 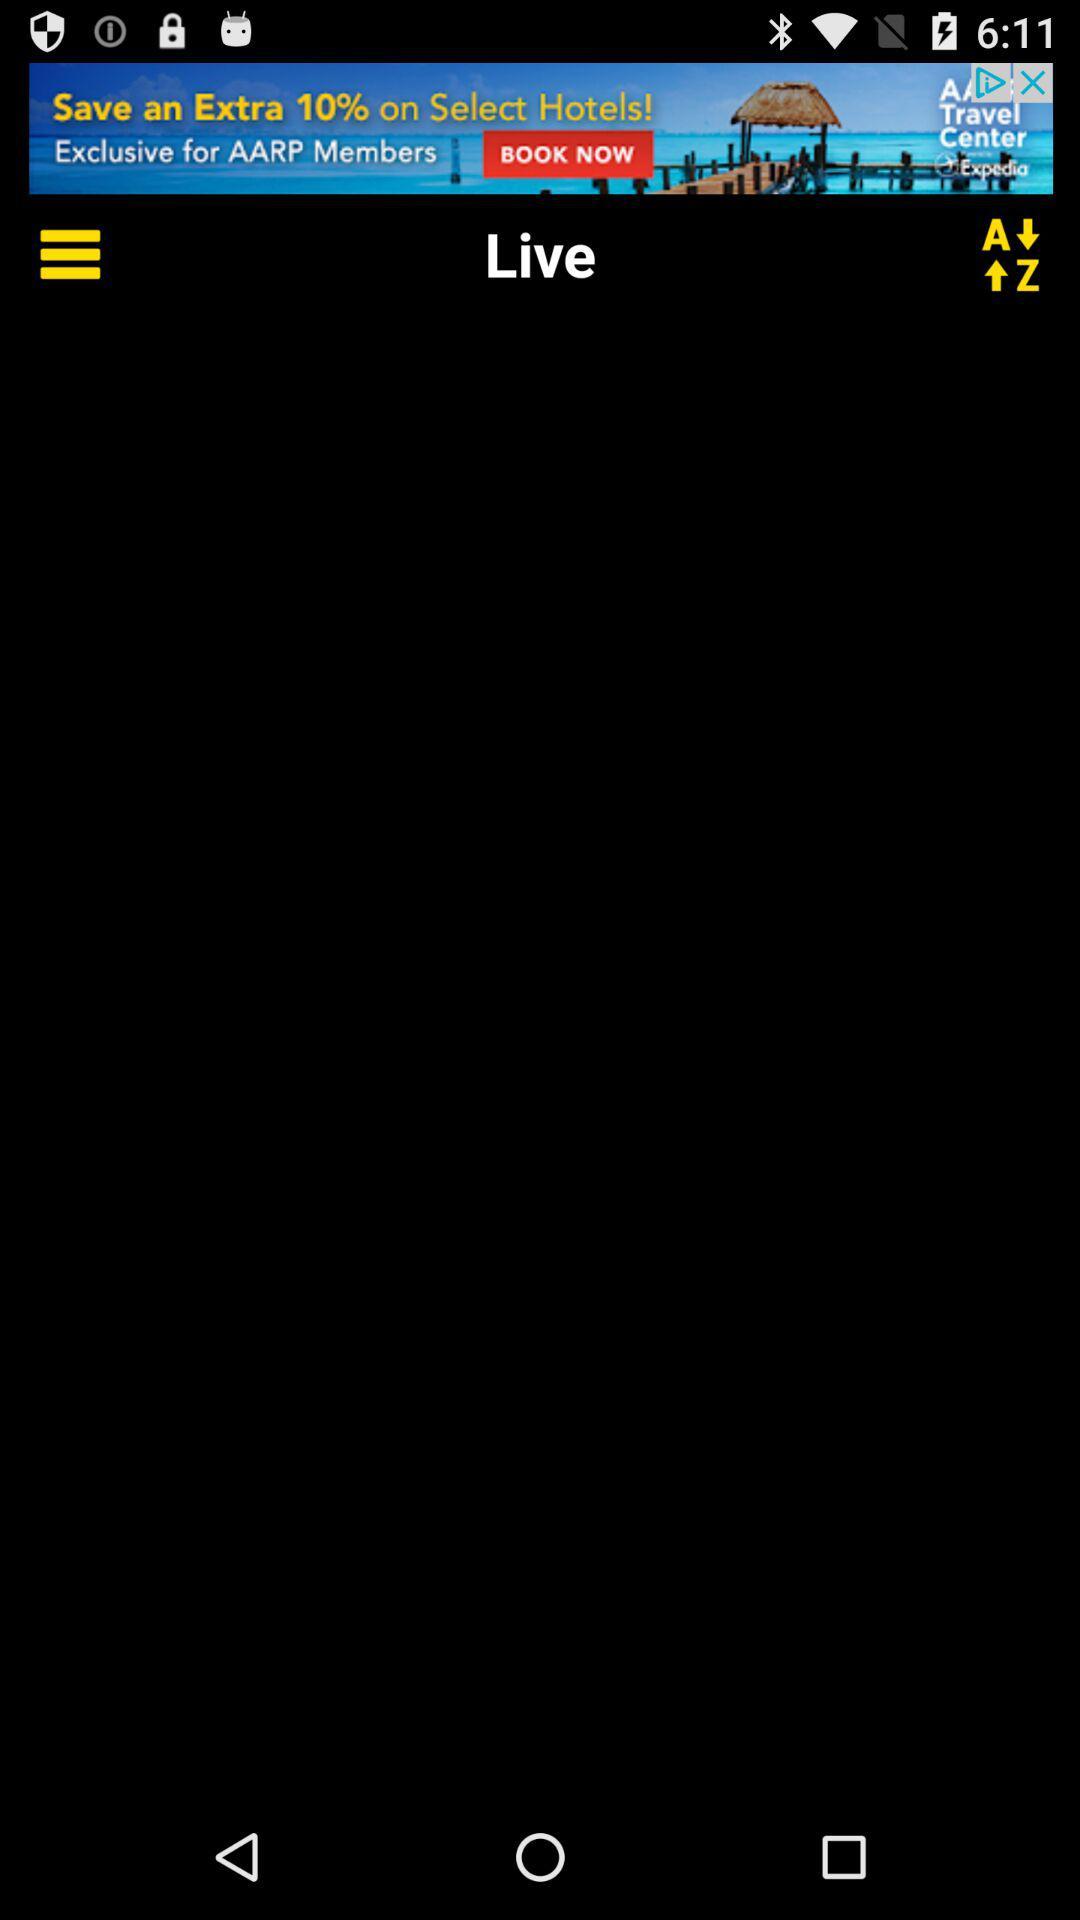 I want to click on menu, so click(x=55, y=252).